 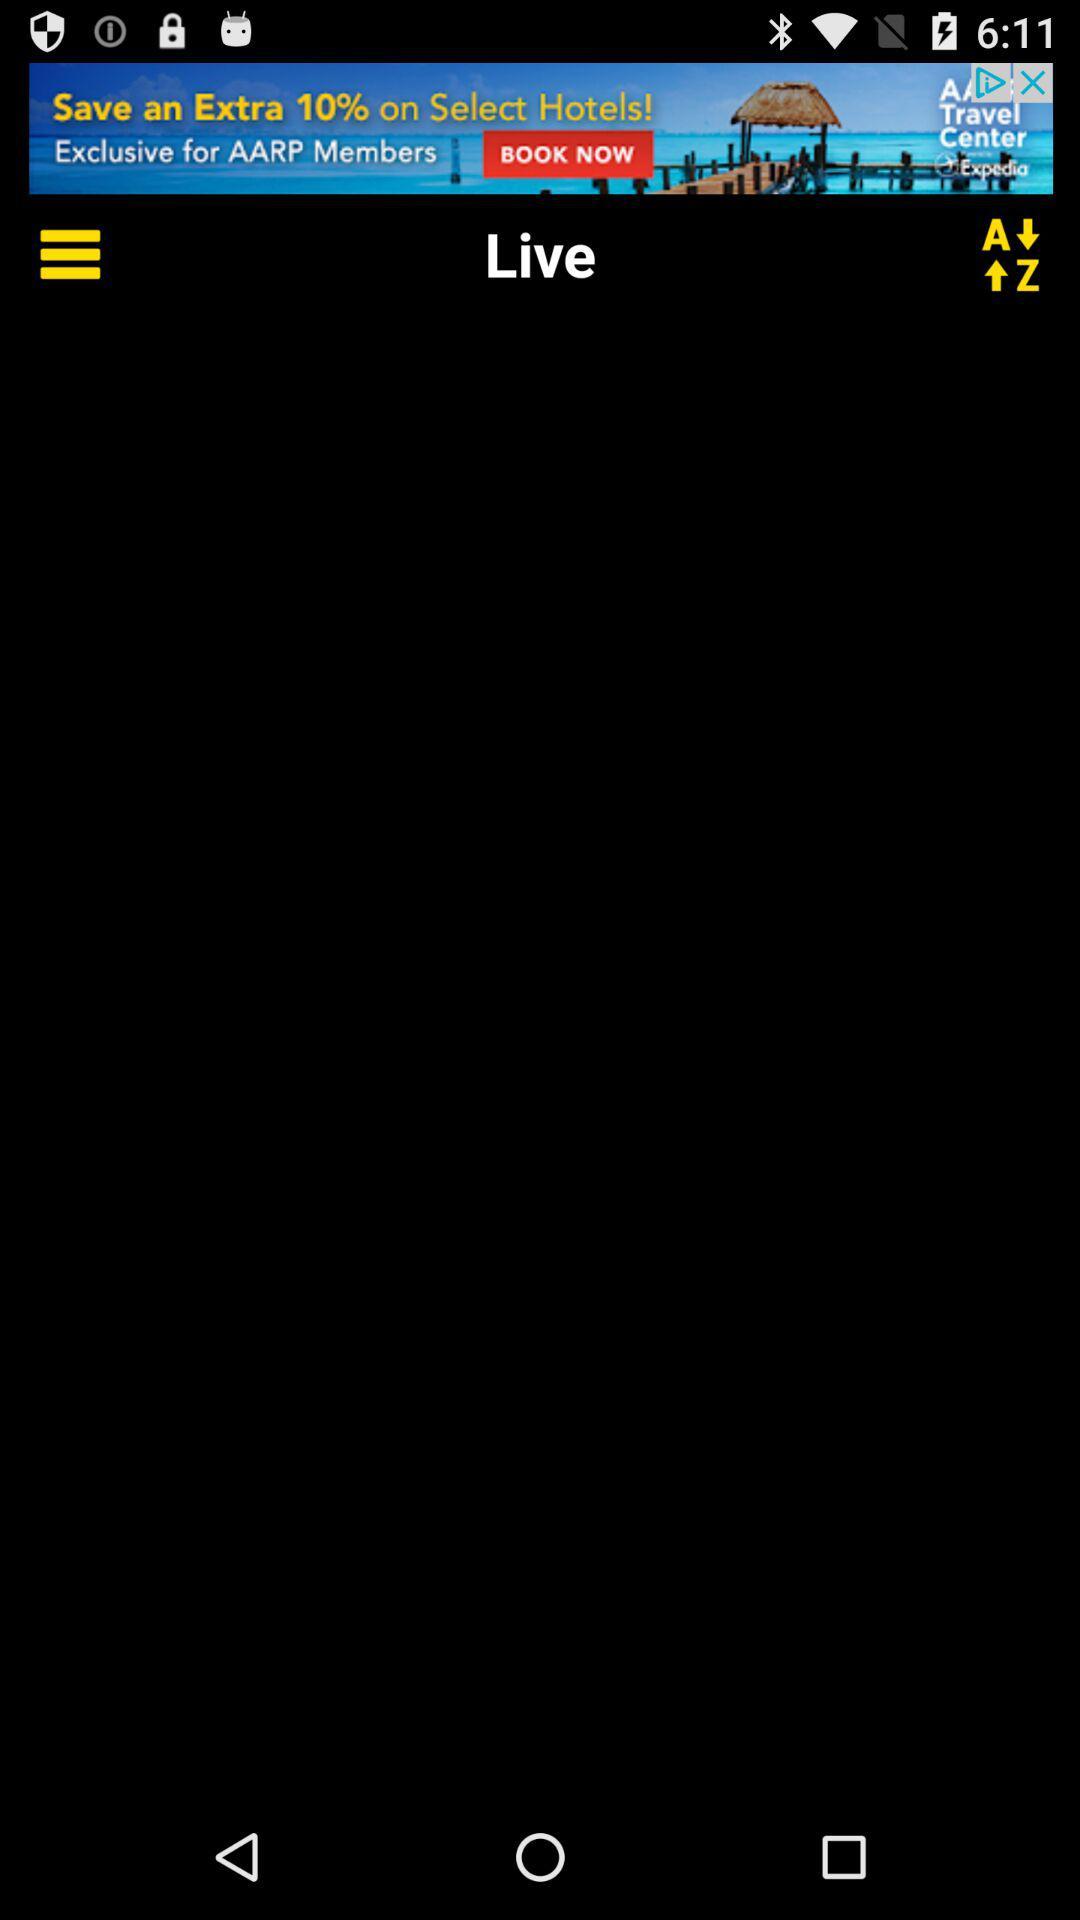 I want to click on menu, so click(x=55, y=252).